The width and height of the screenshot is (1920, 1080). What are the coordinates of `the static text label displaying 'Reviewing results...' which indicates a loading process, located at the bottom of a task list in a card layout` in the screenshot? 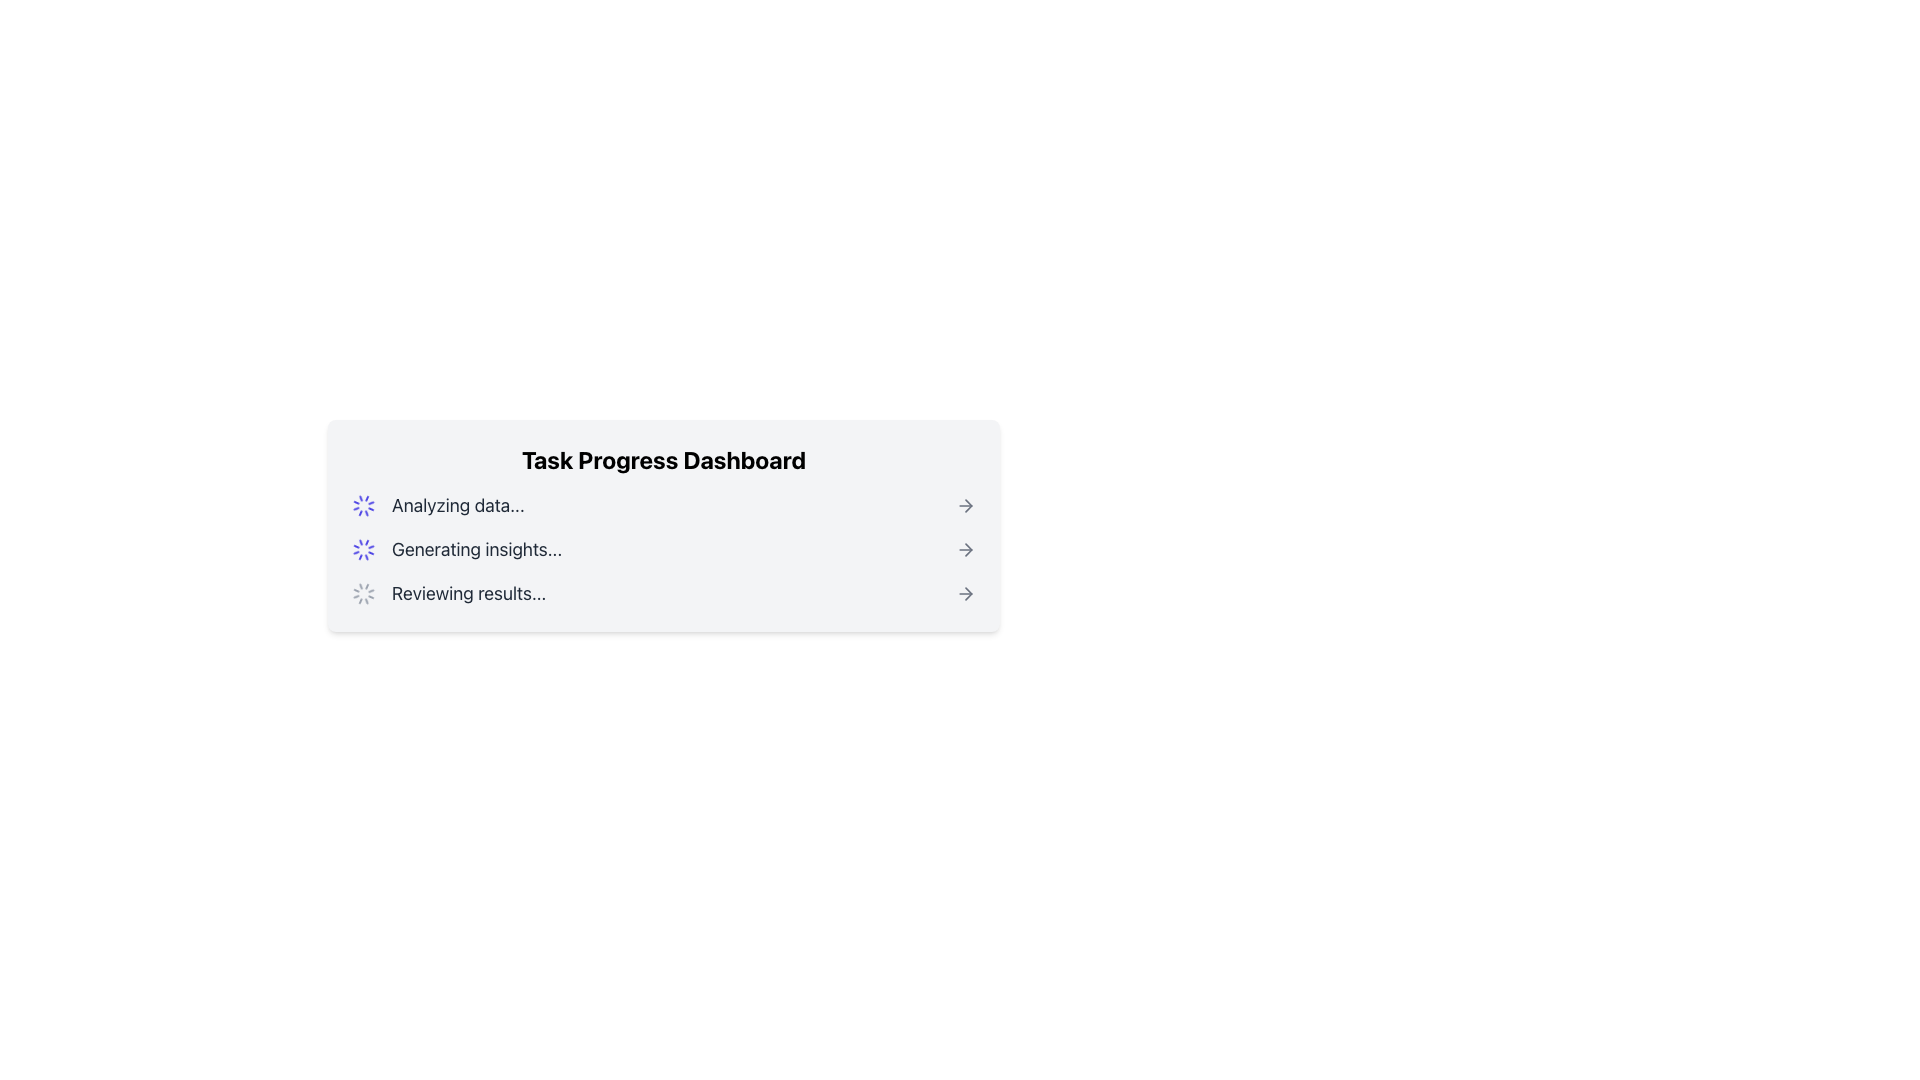 It's located at (468, 593).